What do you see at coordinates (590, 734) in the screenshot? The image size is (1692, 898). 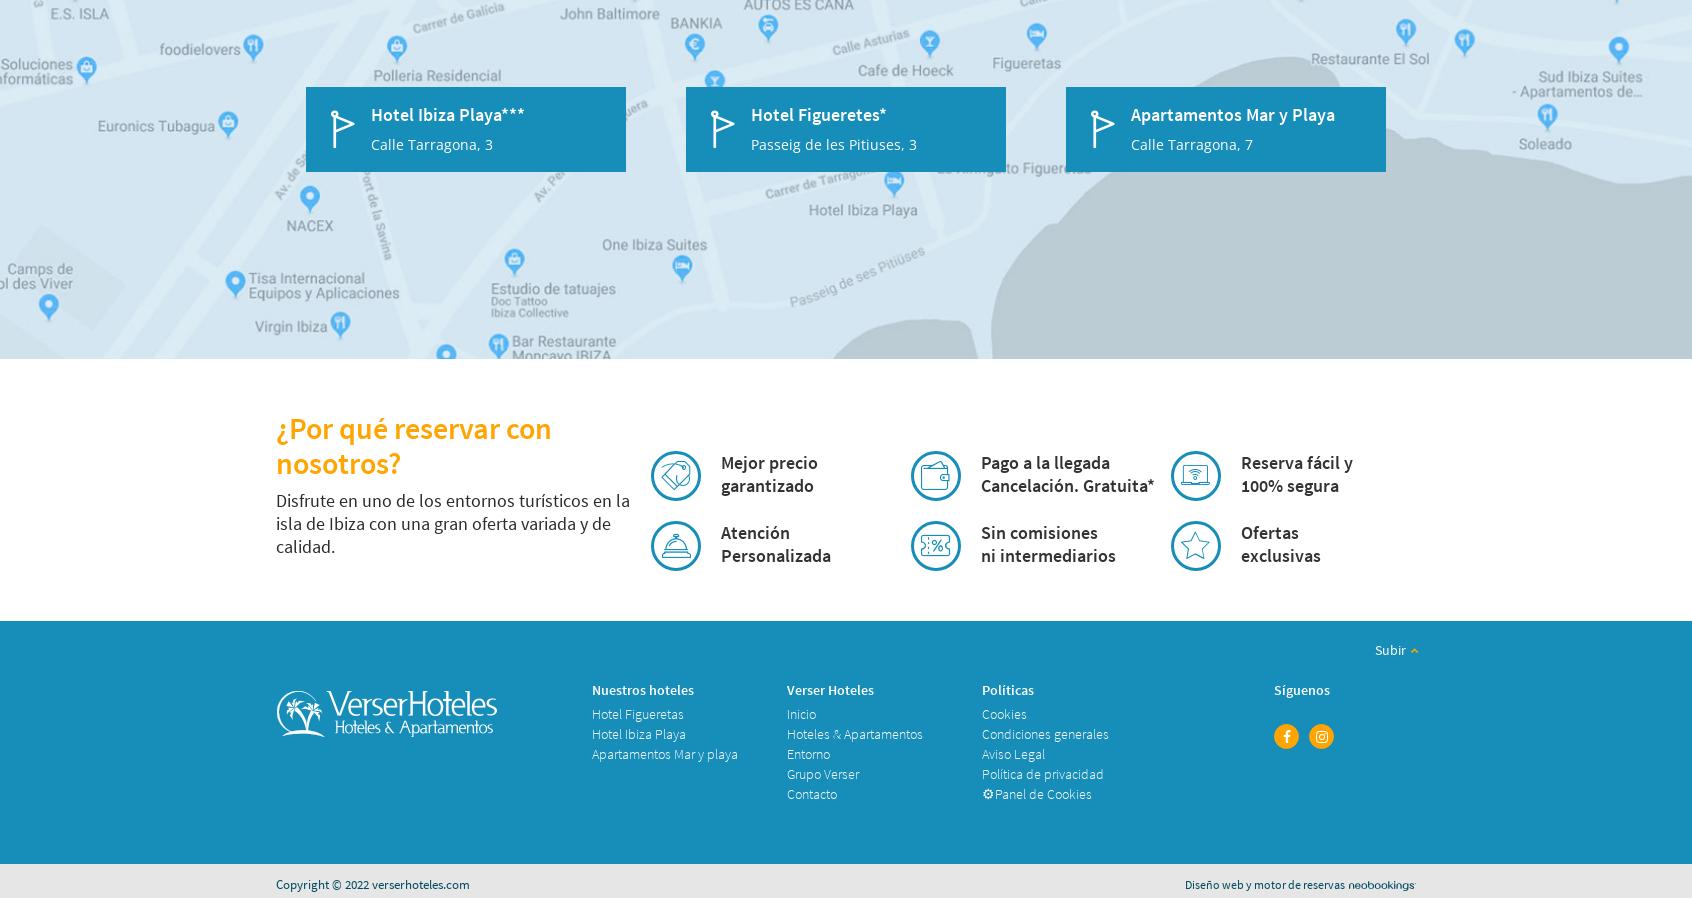 I see `'Hotel Ibiza Playa'` at bounding box center [590, 734].